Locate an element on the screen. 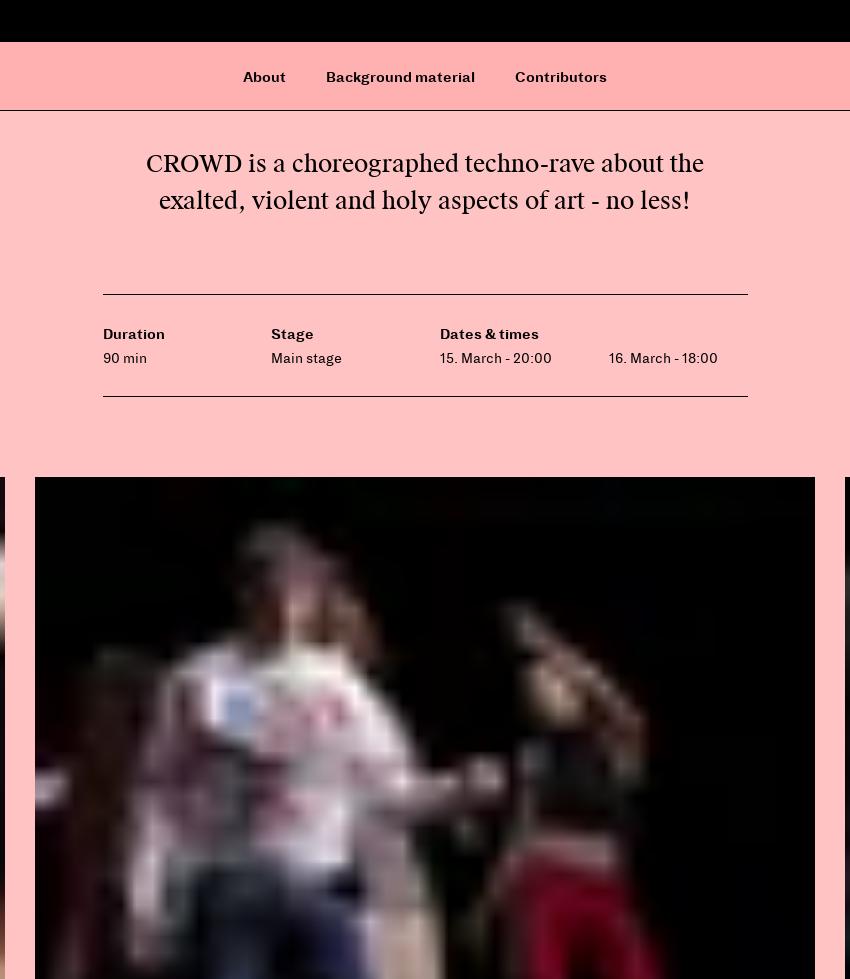 This screenshot has height=979, width=850. '16. March - 18:00' is located at coordinates (662, 357).